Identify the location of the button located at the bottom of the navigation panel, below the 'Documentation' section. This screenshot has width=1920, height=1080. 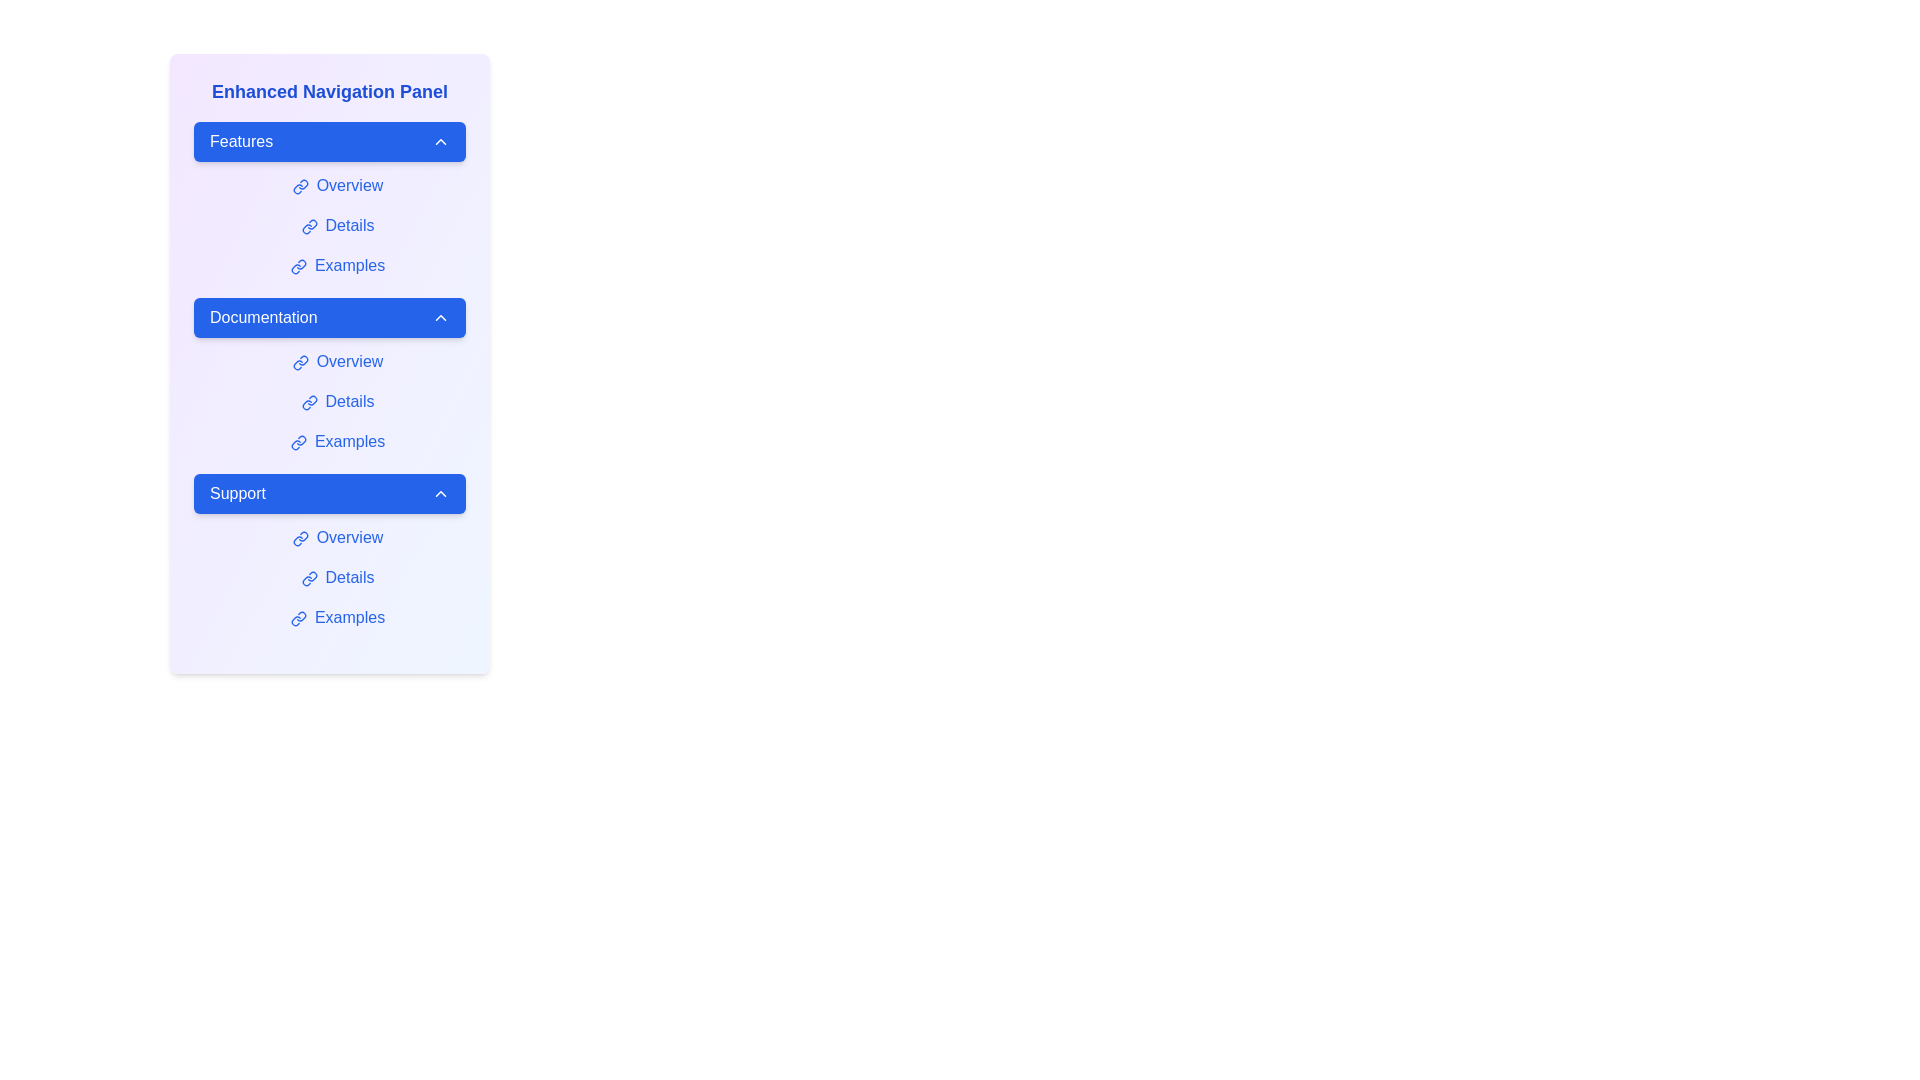
(330, 493).